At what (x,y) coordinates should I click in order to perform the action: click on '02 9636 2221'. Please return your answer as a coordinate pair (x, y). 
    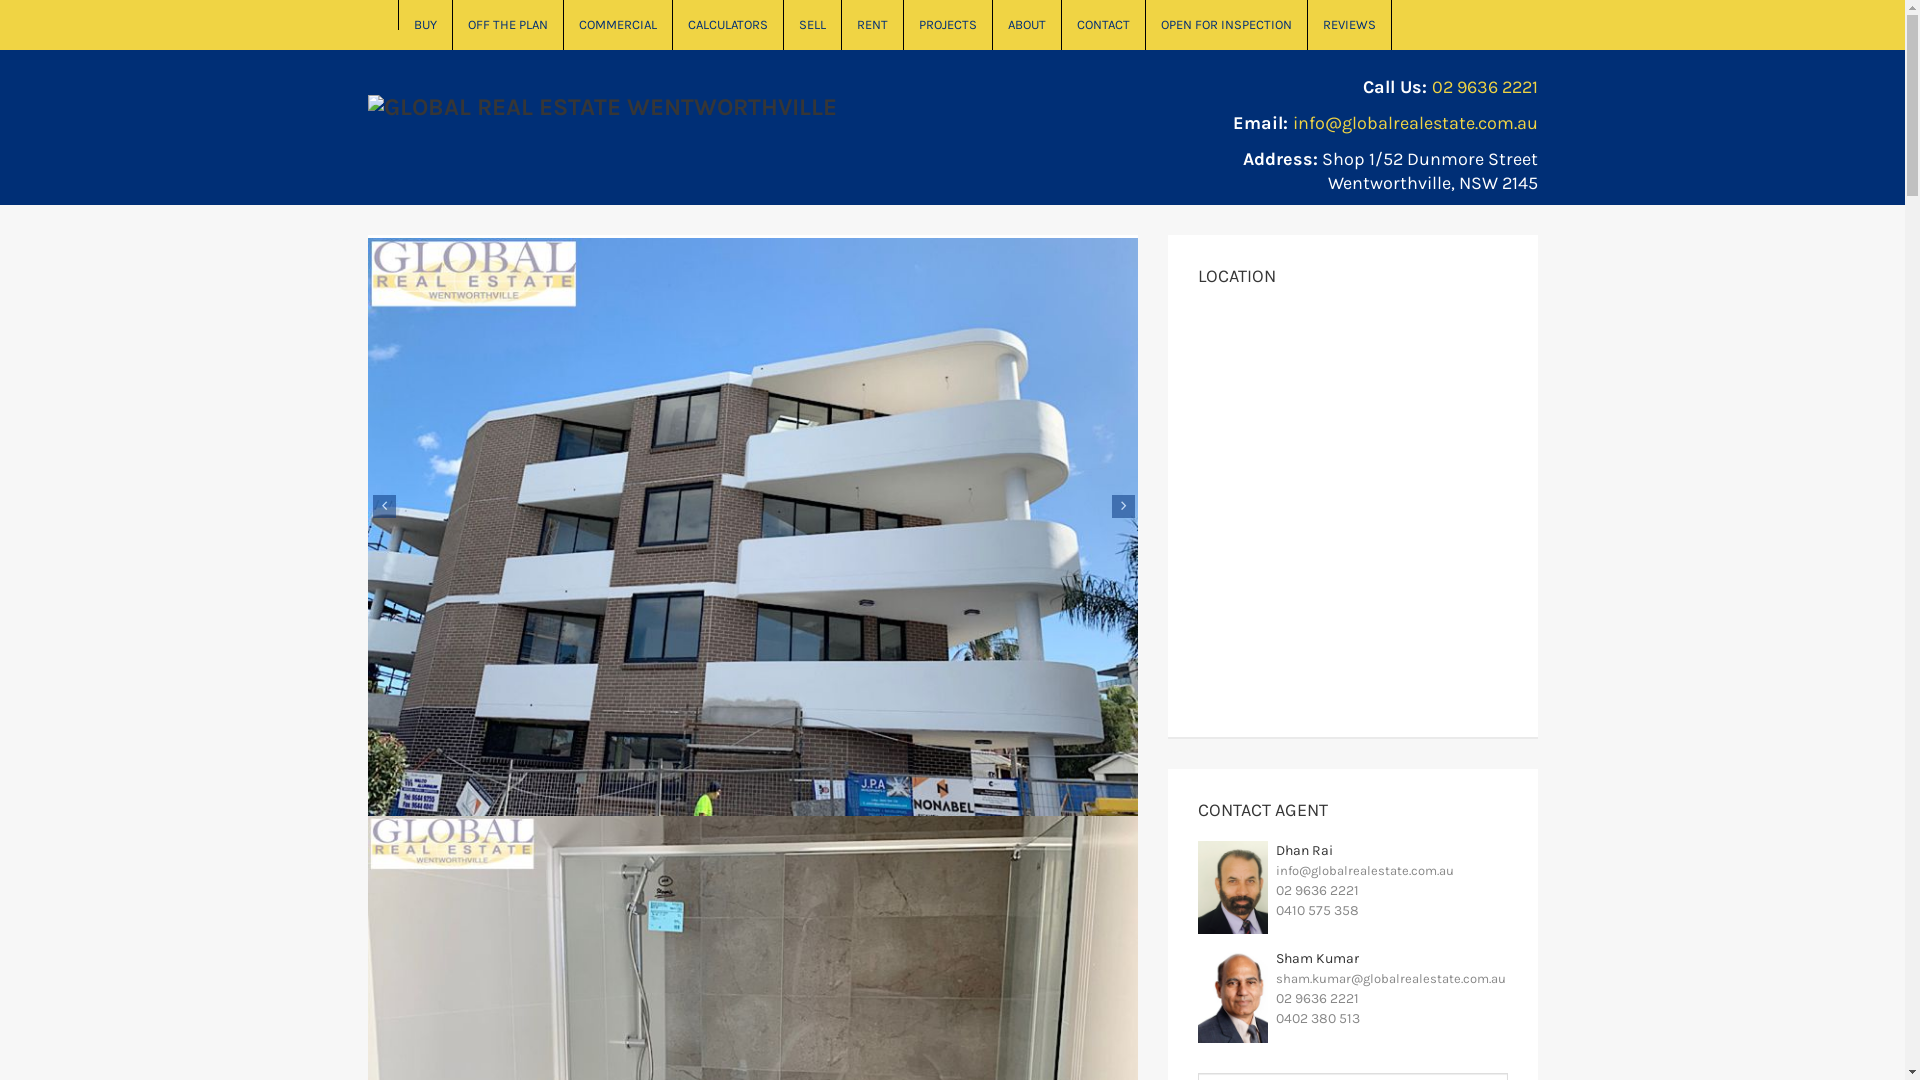
    Looking at the image, I should click on (1484, 86).